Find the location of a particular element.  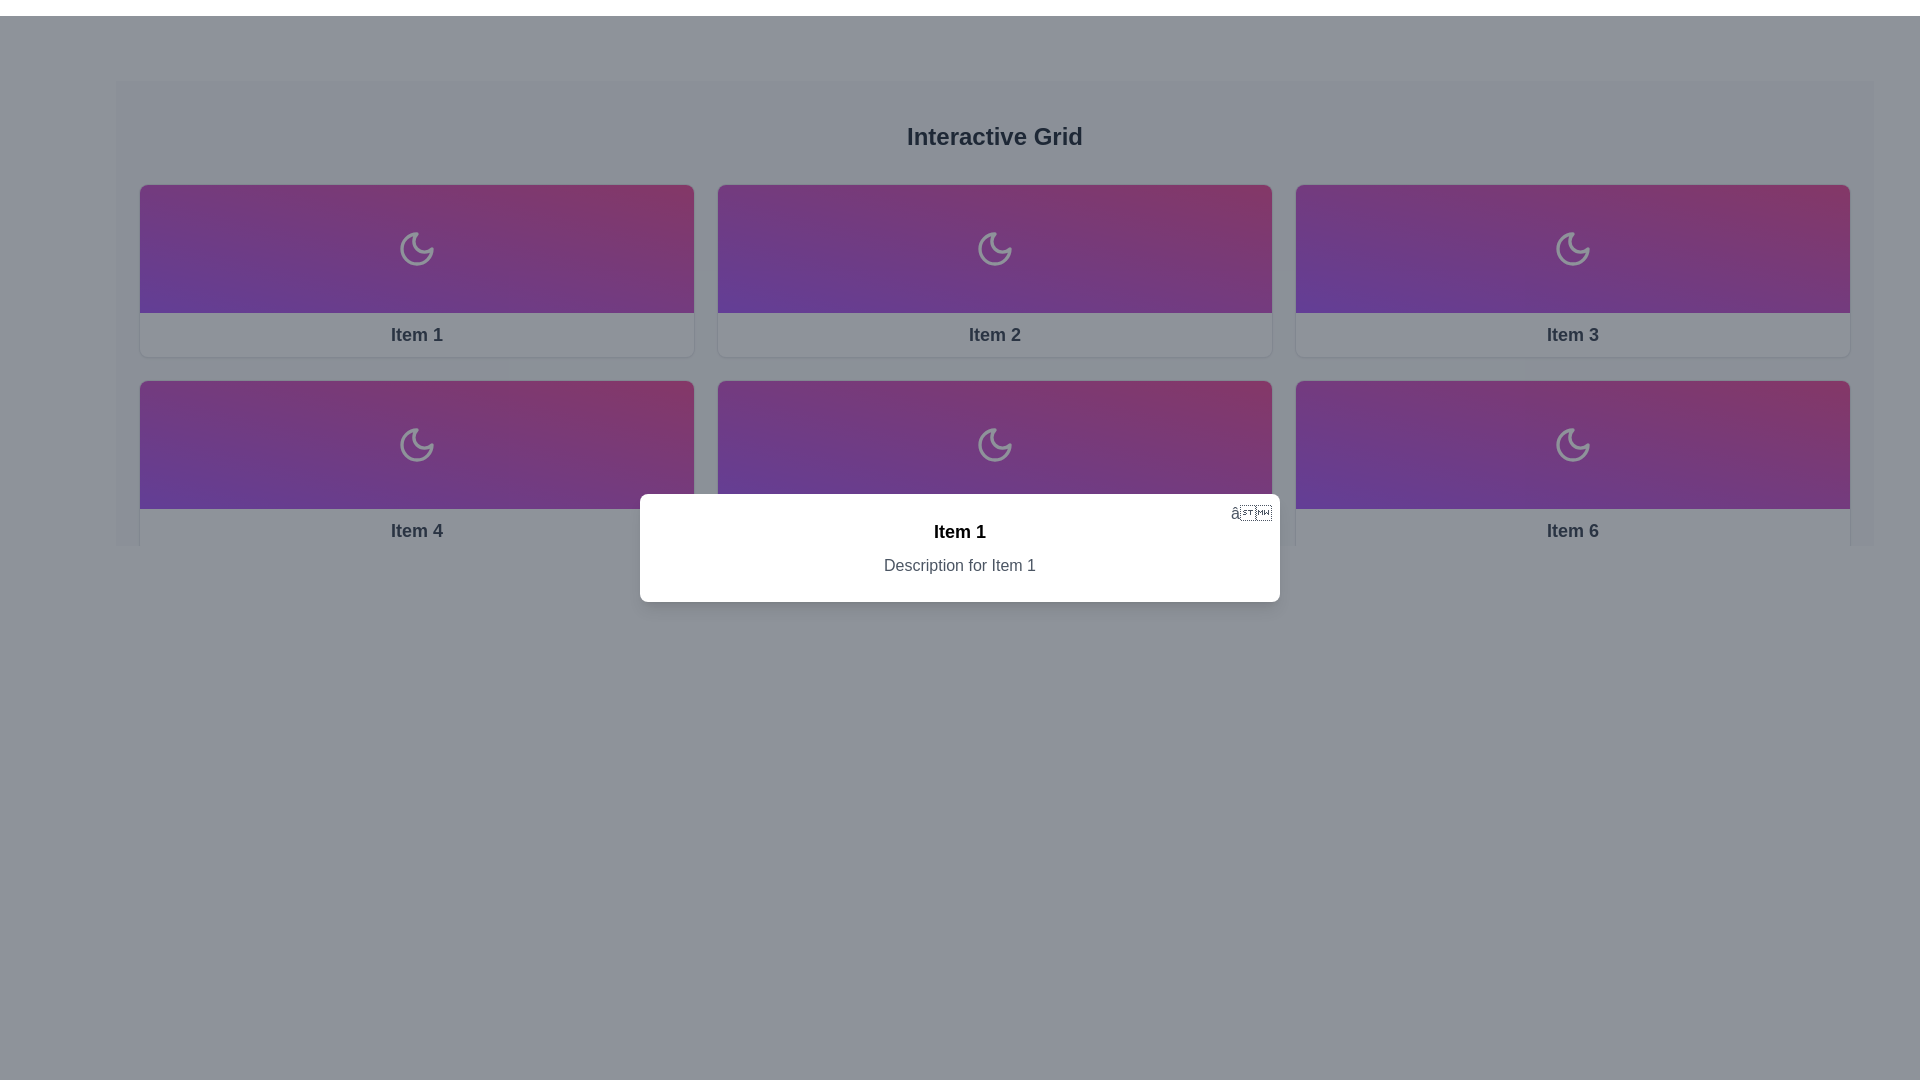

the crescent moon icon representing night mode, located in the lower-left card of the interactive grid layout, specifically the fourth item labeled 'Item 4' is located at coordinates (416, 443).